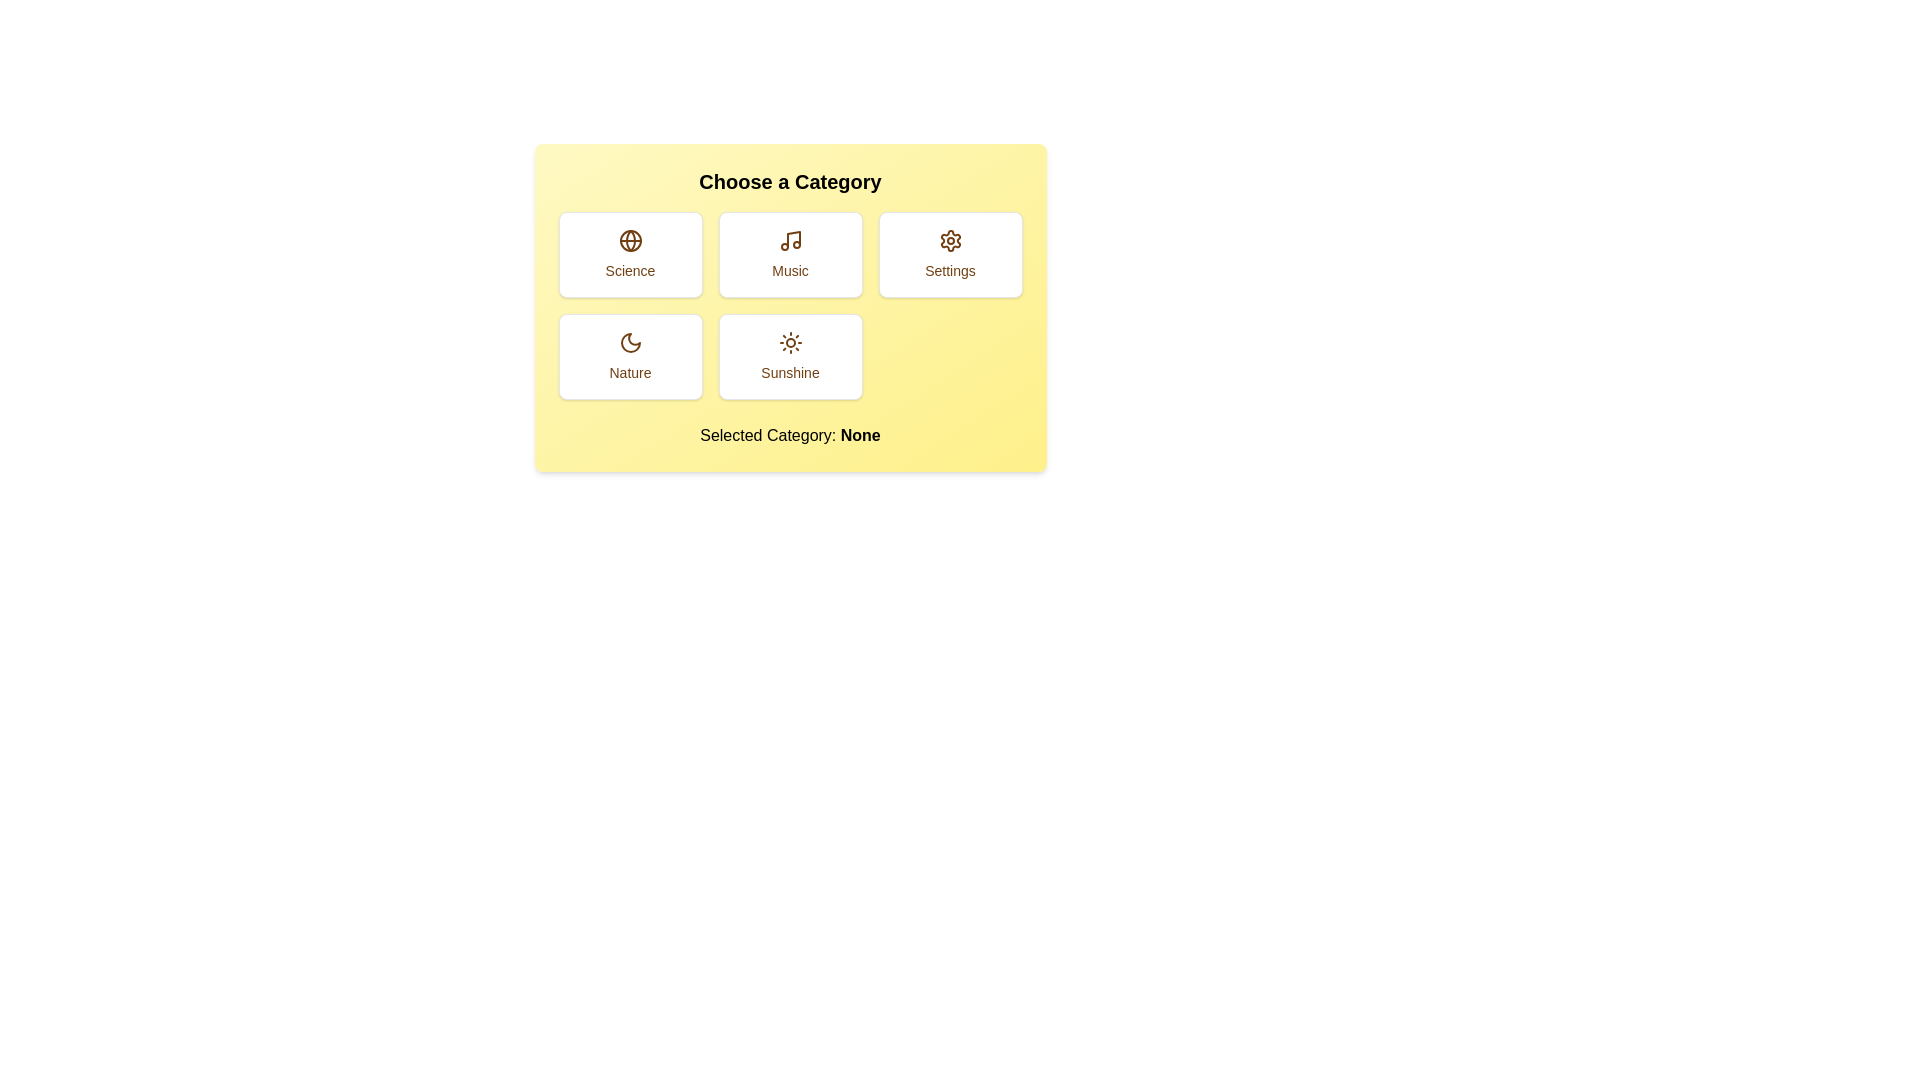  I want to click on the text label that reads 'Sunshine', which is located at the bottom of a selection widget associated with a sun icon, positioned centrally in a grid of six options, so click(789, 373).